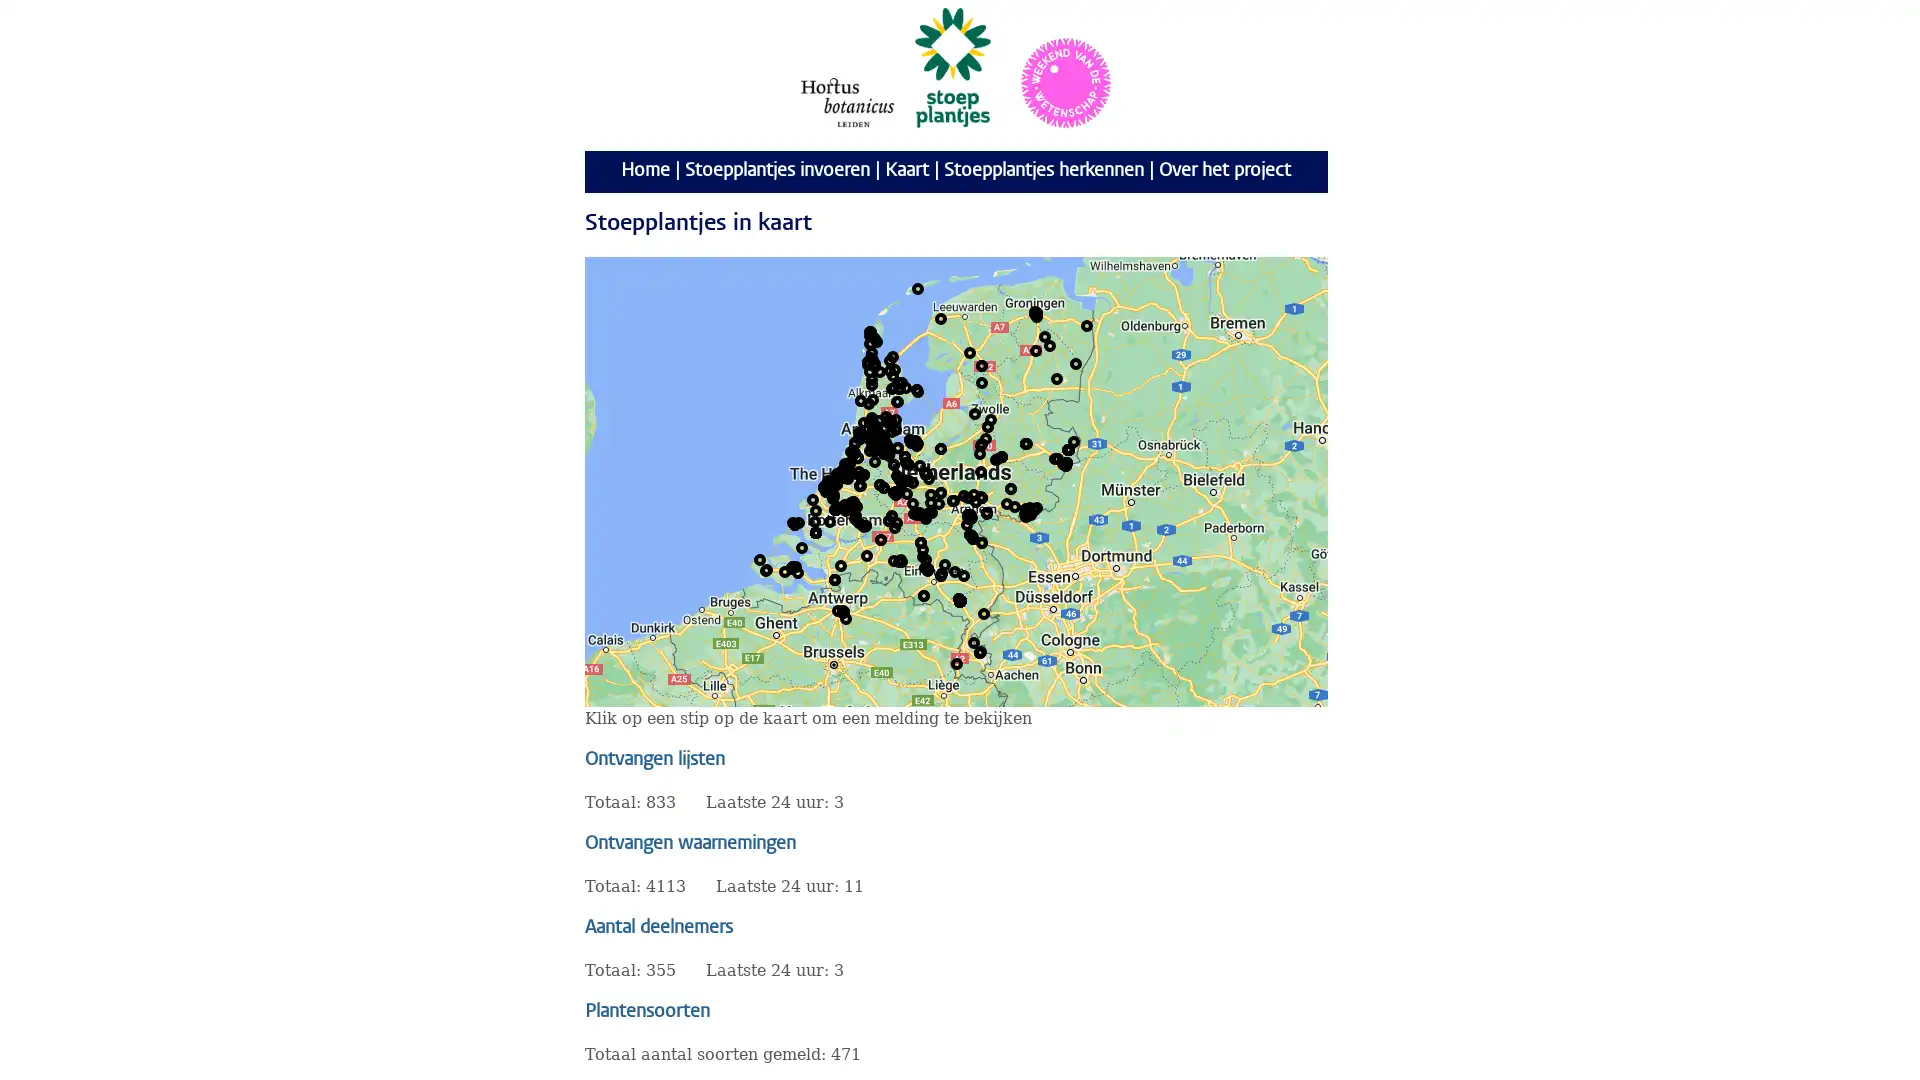 The height and width of the screenshot is (1080, 1920). I want to click on Telling van Mang op 02 december 2021, so click(970, 534).